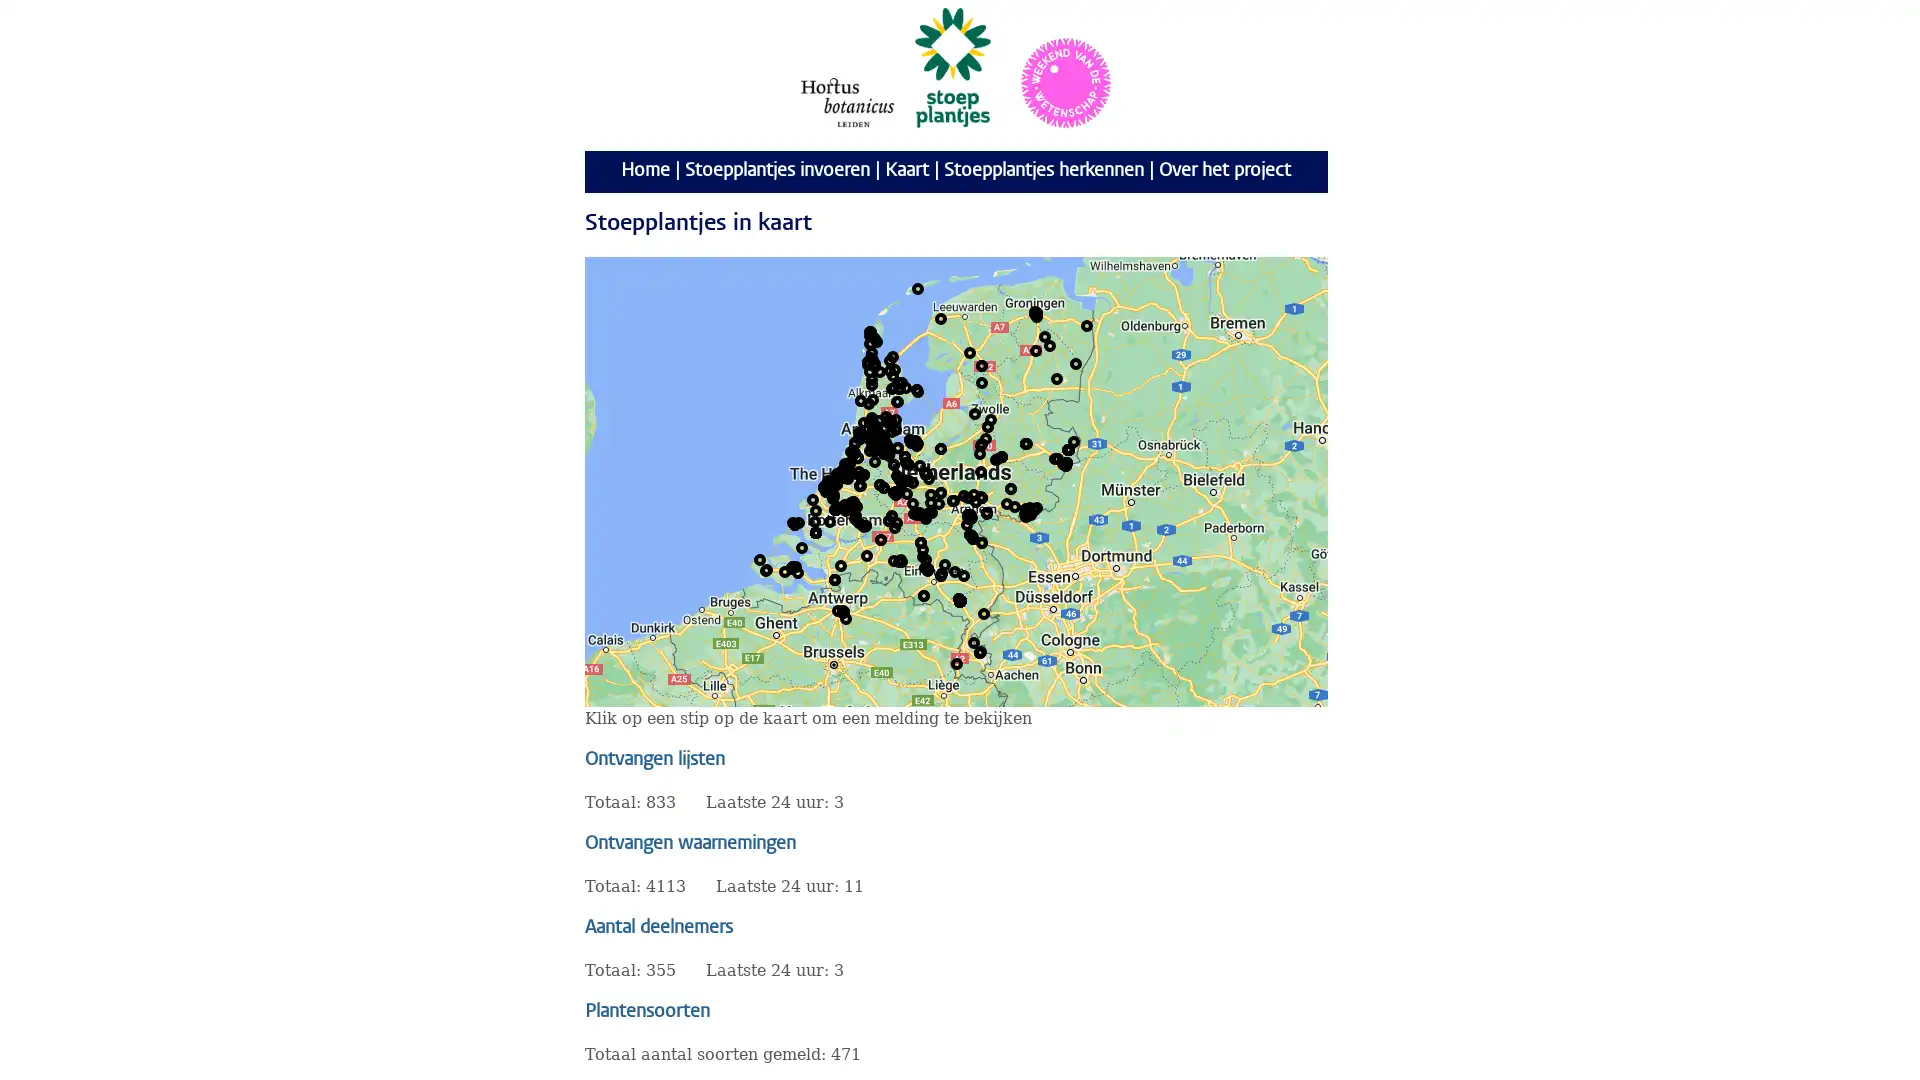 The height and width of the screenshot is (1080, 1920). I want to click on Telling van Mang op 02 december 2021, so click(970, 534).